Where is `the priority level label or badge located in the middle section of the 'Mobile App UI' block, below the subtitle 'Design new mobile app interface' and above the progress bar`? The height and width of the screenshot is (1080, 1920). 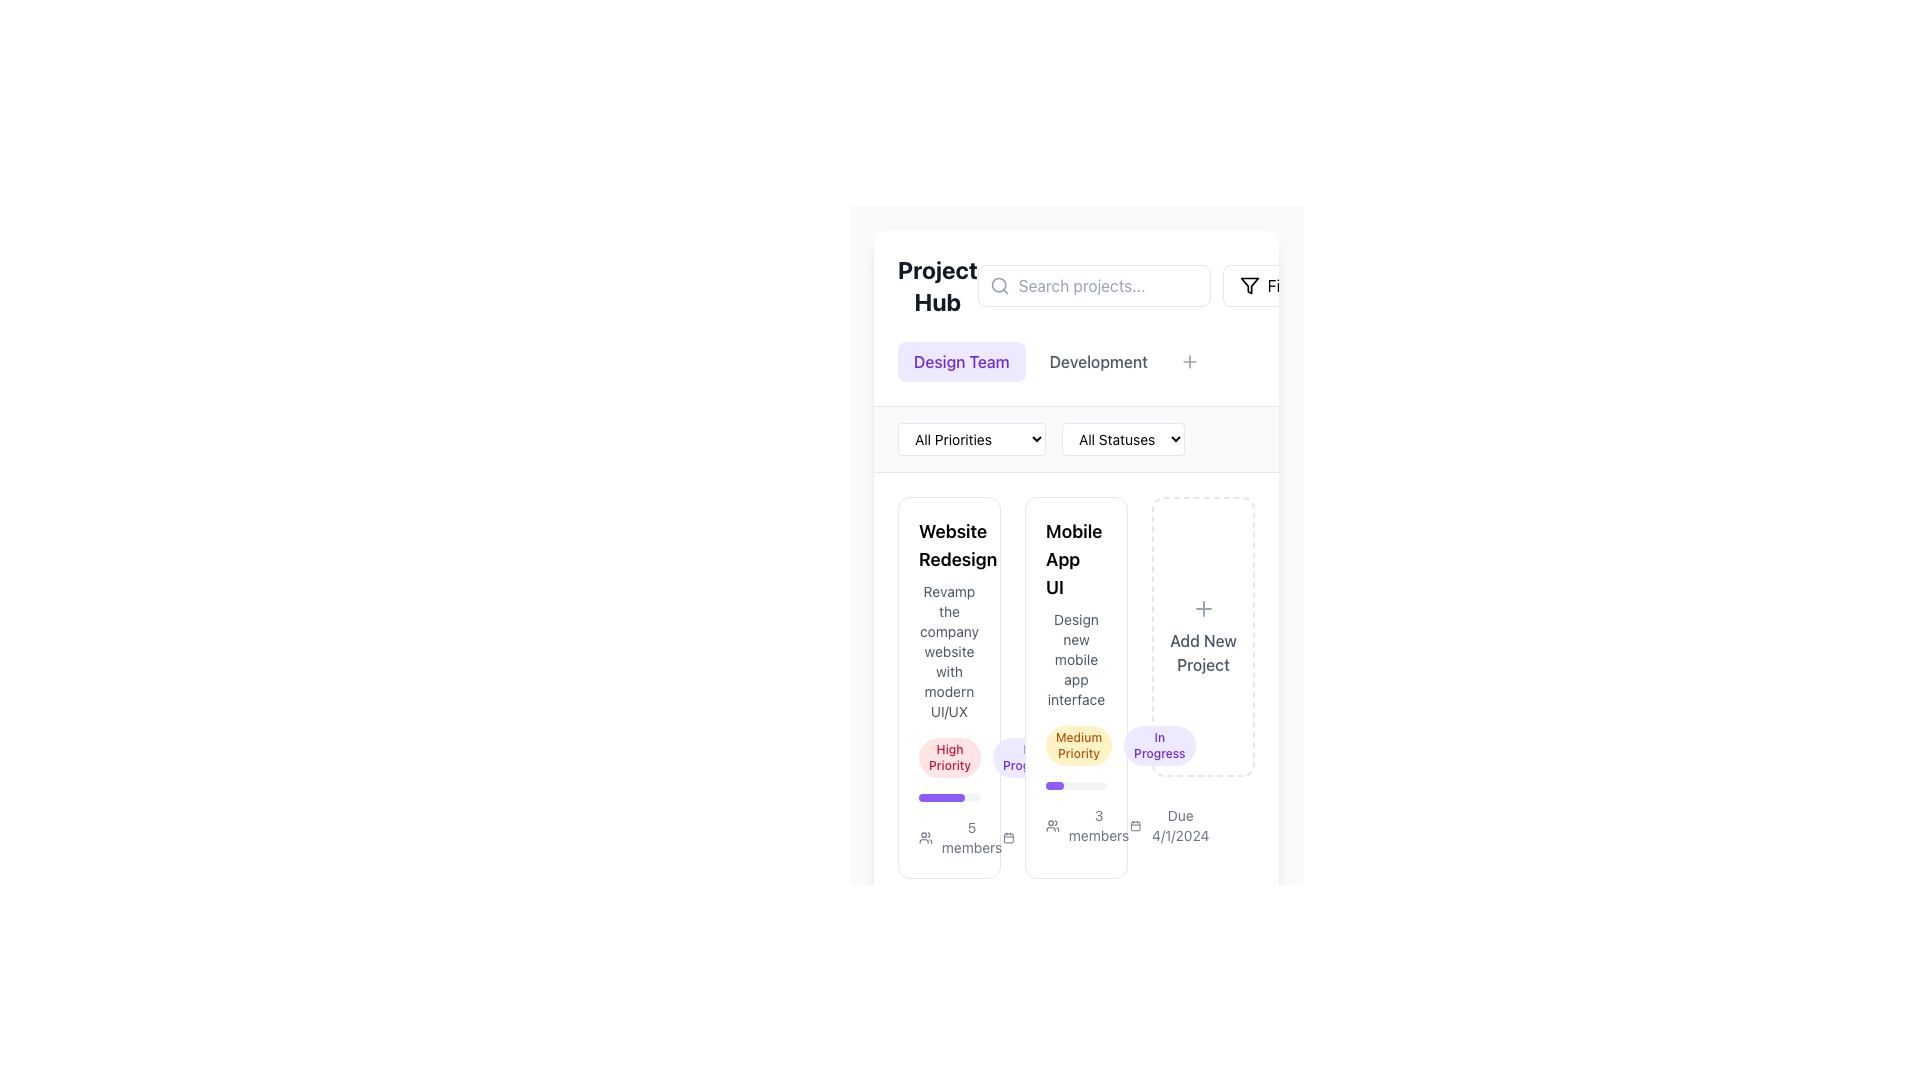 the priority level label or badge located in the middle section of the 'Mobile App UI' block, below the subtitle 'Design new mobile app interface' and above the progress bar is located at coordinates (1075, 745).